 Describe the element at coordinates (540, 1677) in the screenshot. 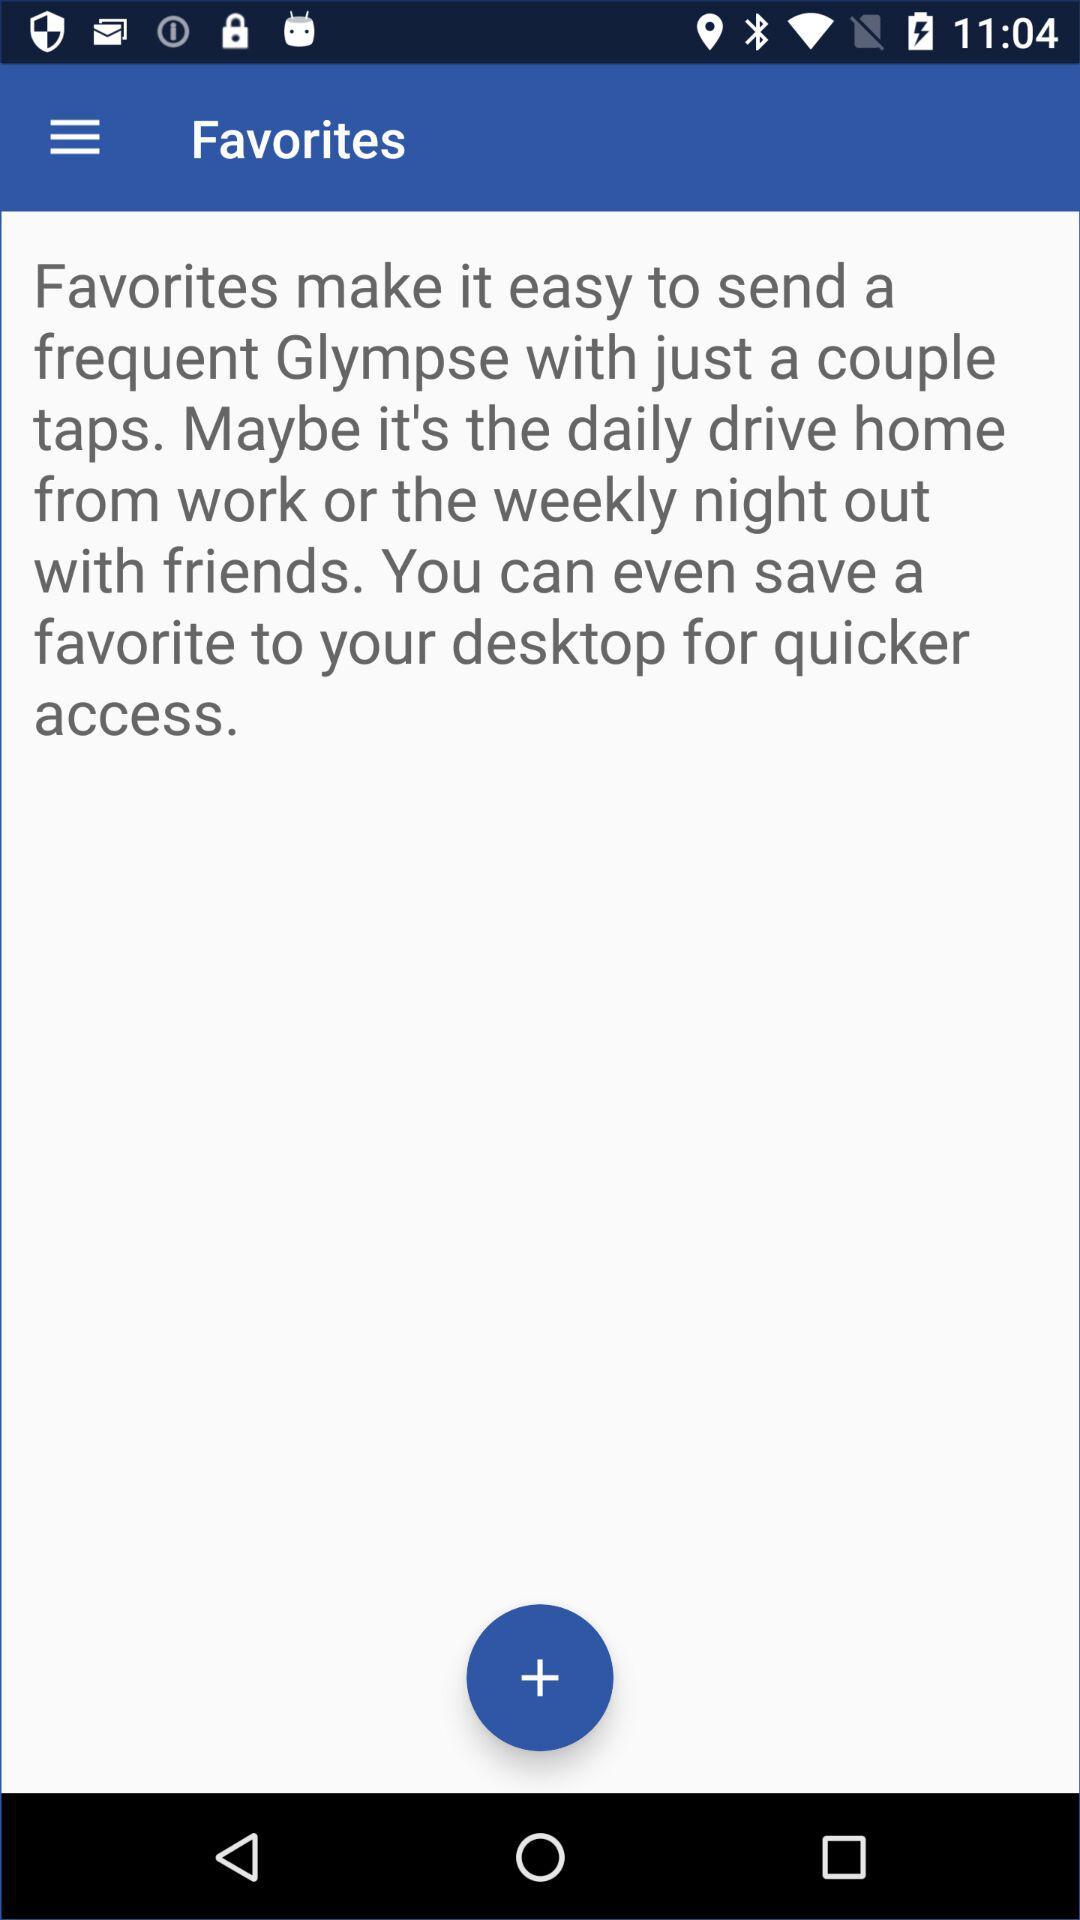

I see `the add icon` at that location.